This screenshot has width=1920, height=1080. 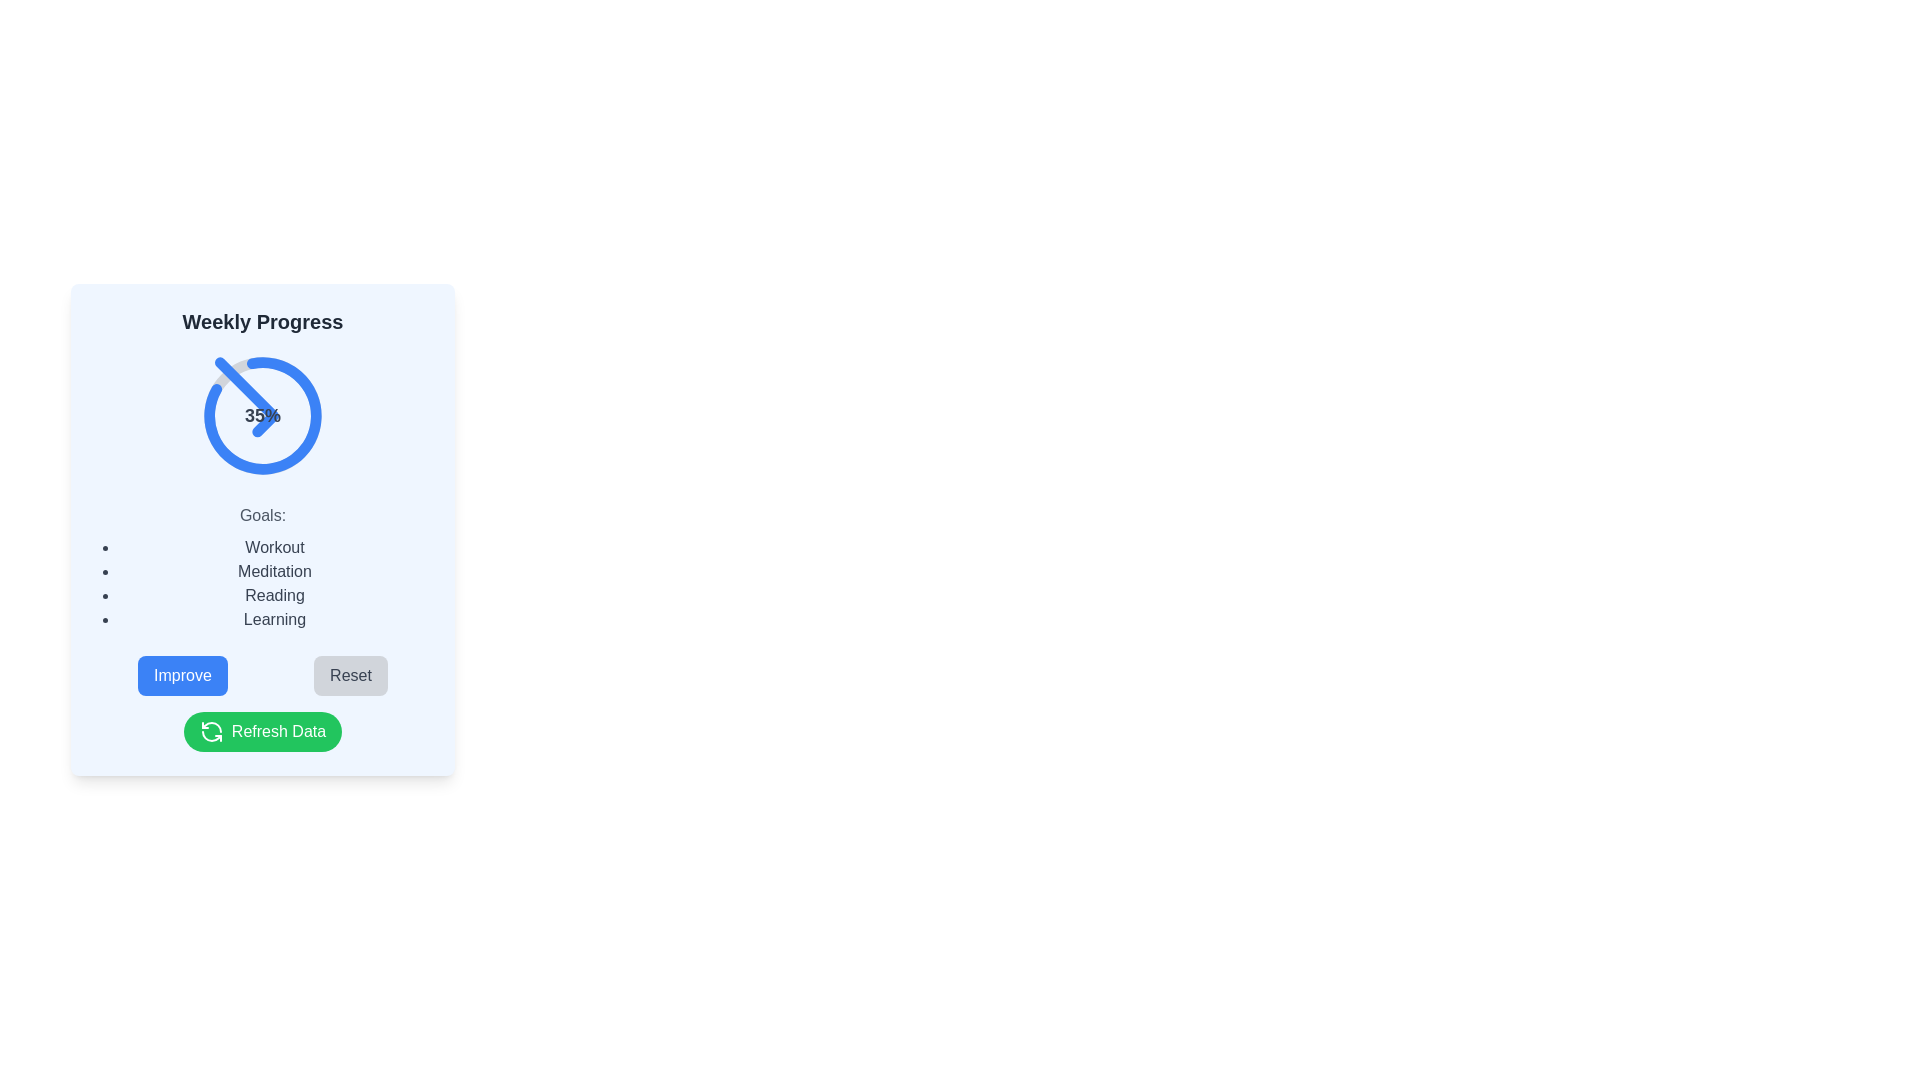 What do you see at coordinates (262, 415) in the screenshot?
I see `the static text label displaying '35%' which is centered within a circular progress indicator in the 'Weekly Progress' card` at bounding box center [262, 415].